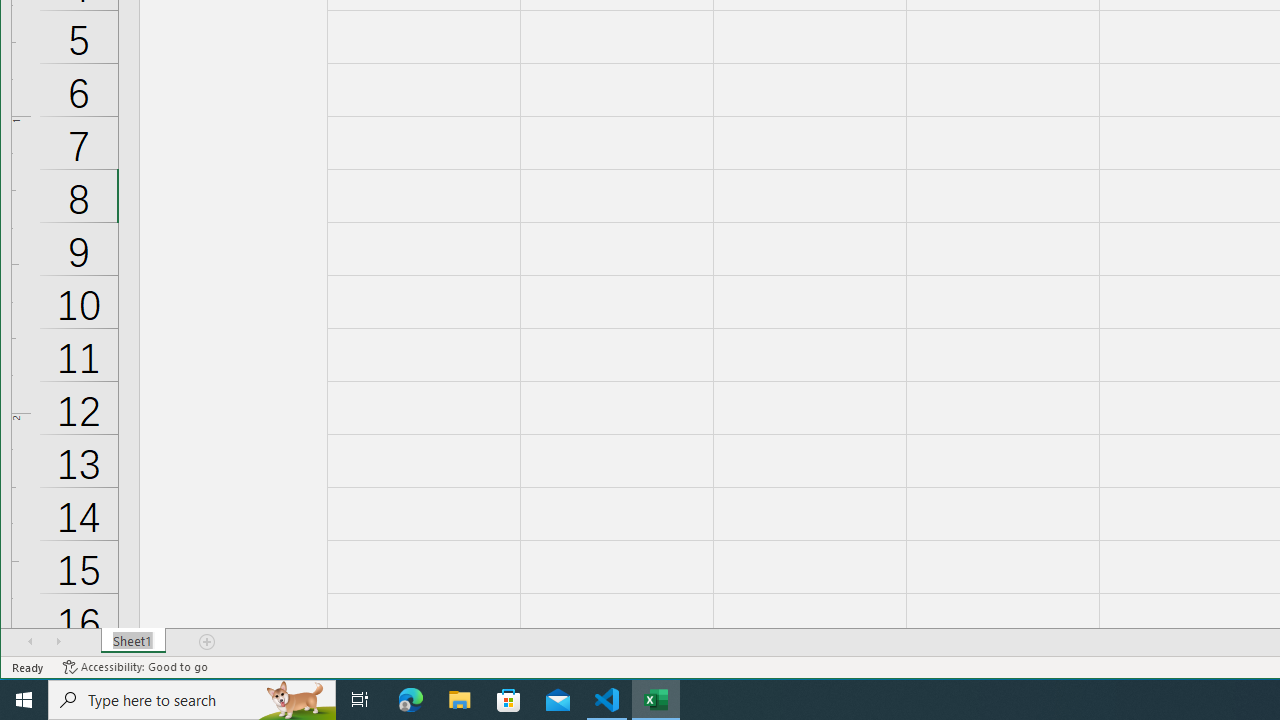  I want to click on 'Sheet Tab', so click(132, 641).